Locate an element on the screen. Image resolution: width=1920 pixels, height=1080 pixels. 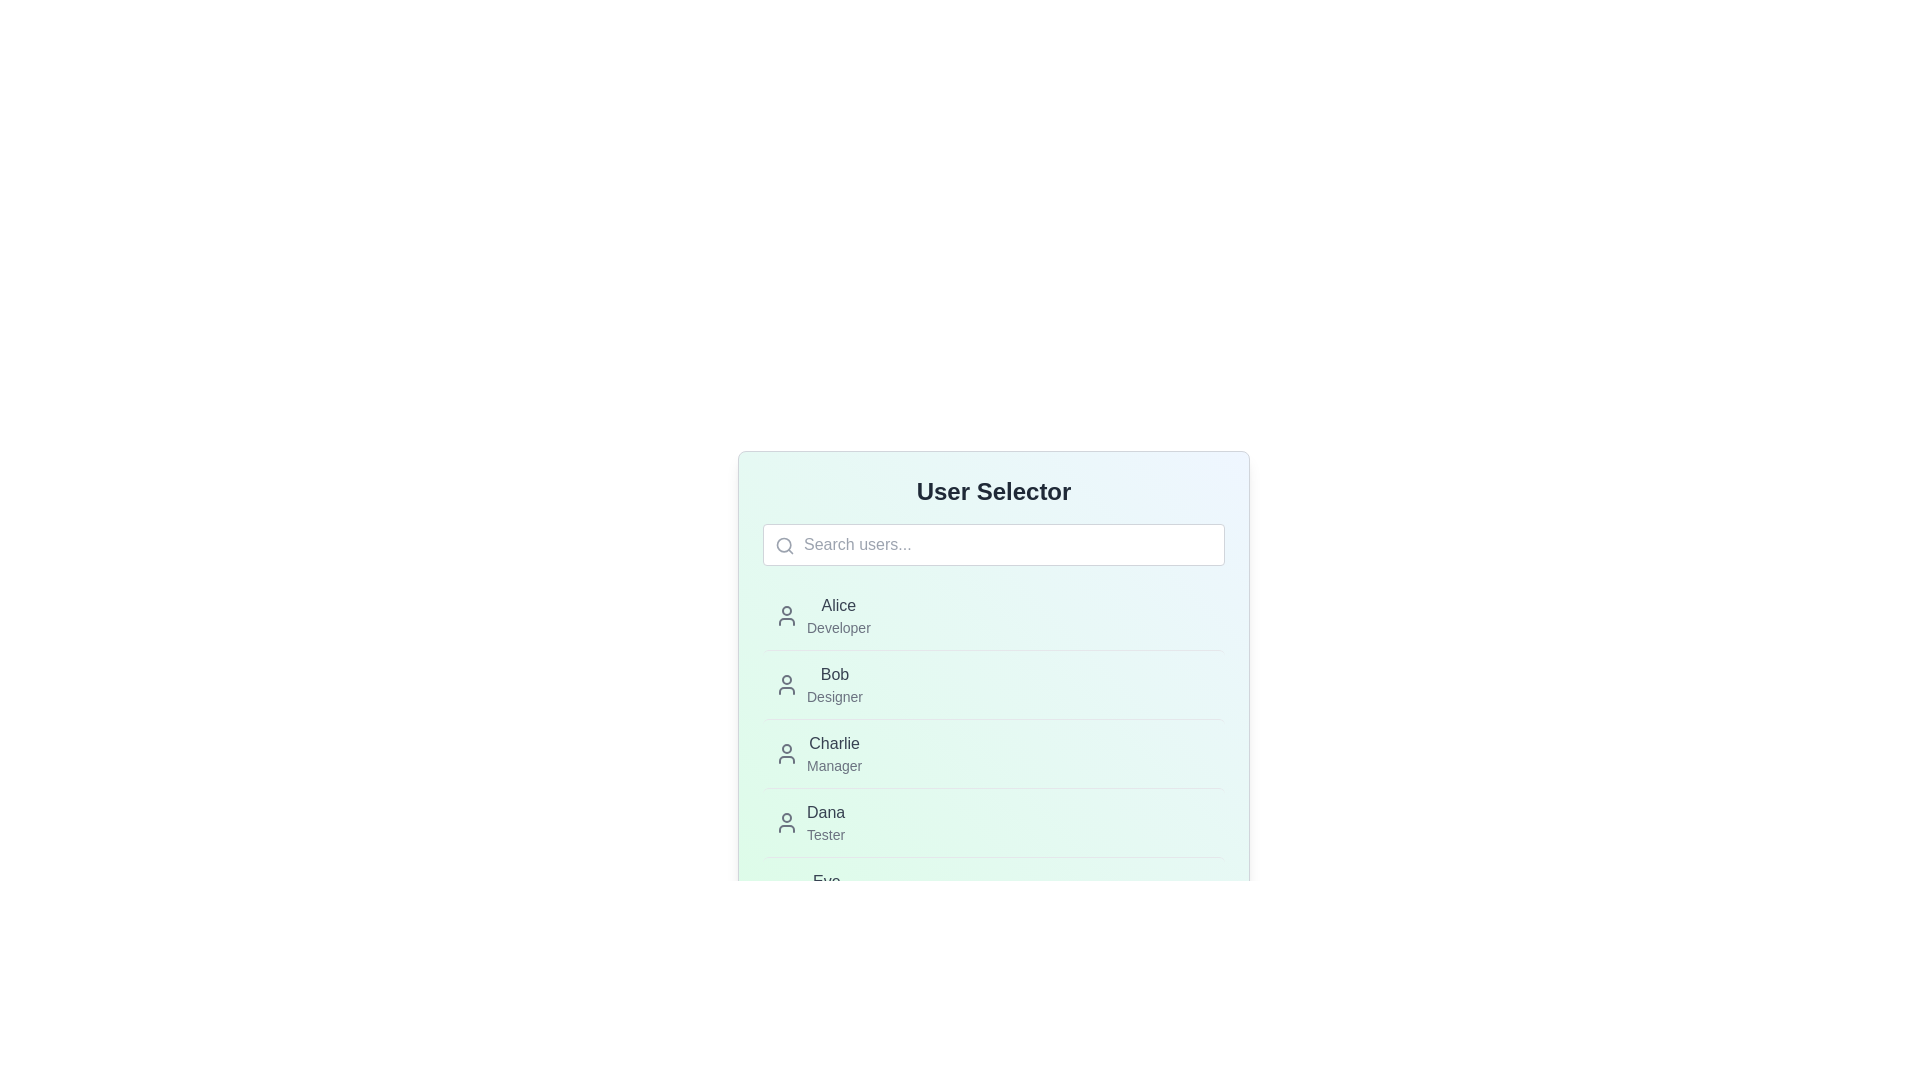
the user icon representing 'Dana Tester' in the user selection list, which is located to the left of the name is located at coordinates (786, 822).